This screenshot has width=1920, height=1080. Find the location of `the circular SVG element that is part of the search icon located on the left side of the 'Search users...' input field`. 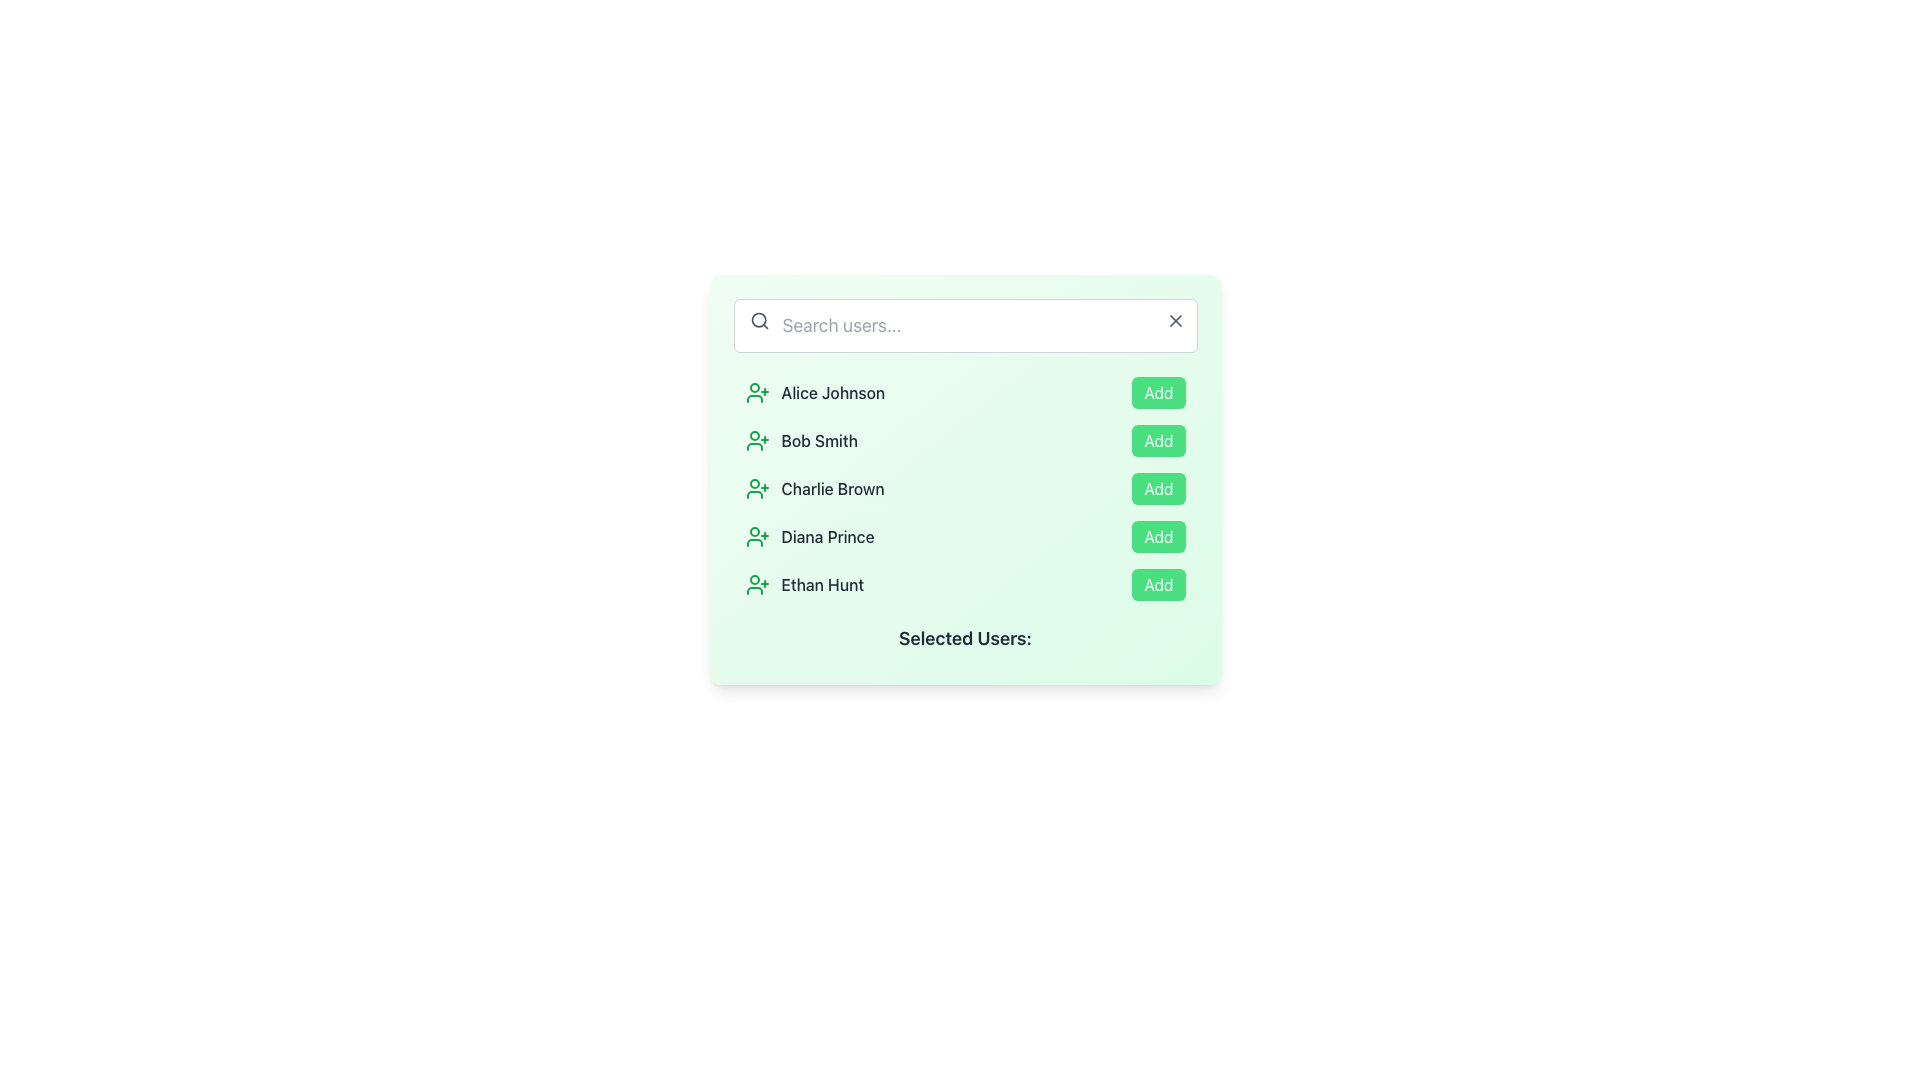

the circular SVG element that is part of the search icon located on the left side of the 'Search users...' input field is located at coordinates (757, 319).